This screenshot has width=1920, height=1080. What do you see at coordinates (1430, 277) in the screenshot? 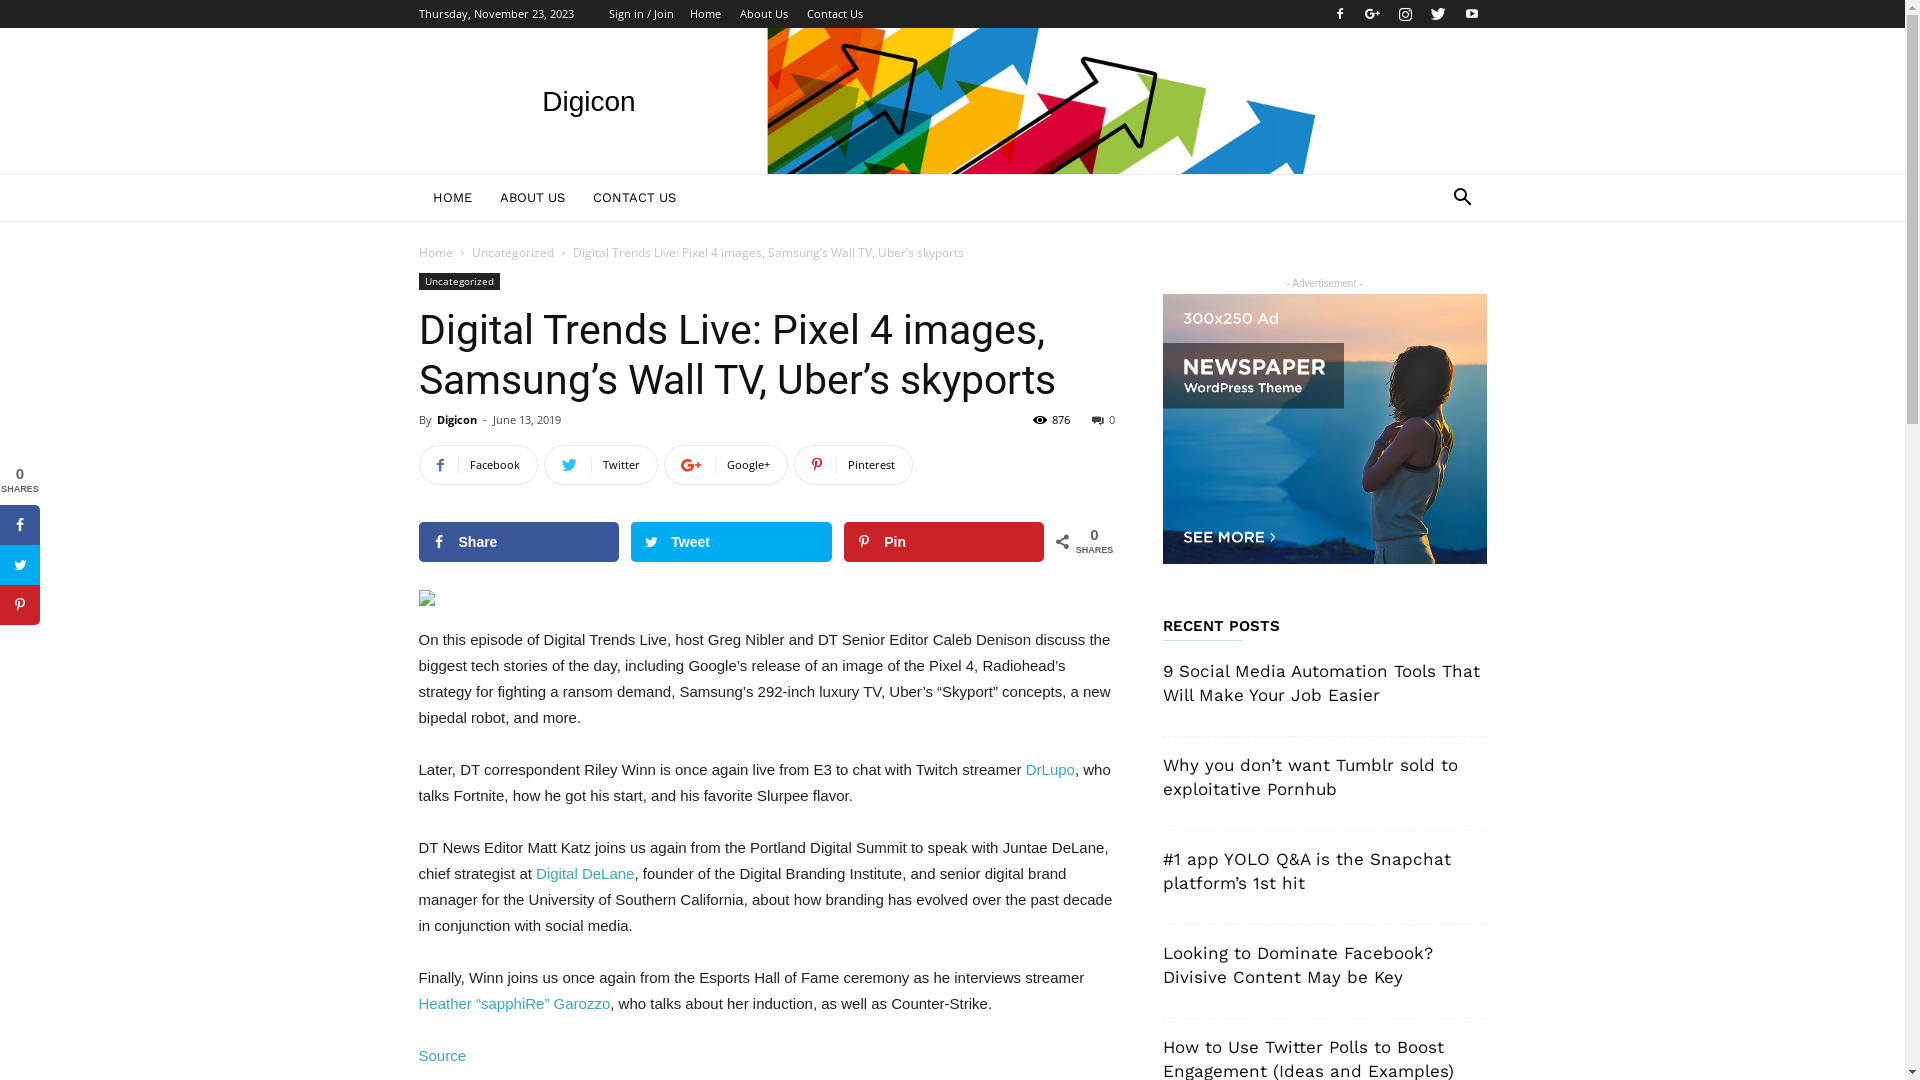
I see `'Search'` at bounding box center [1430, 277].